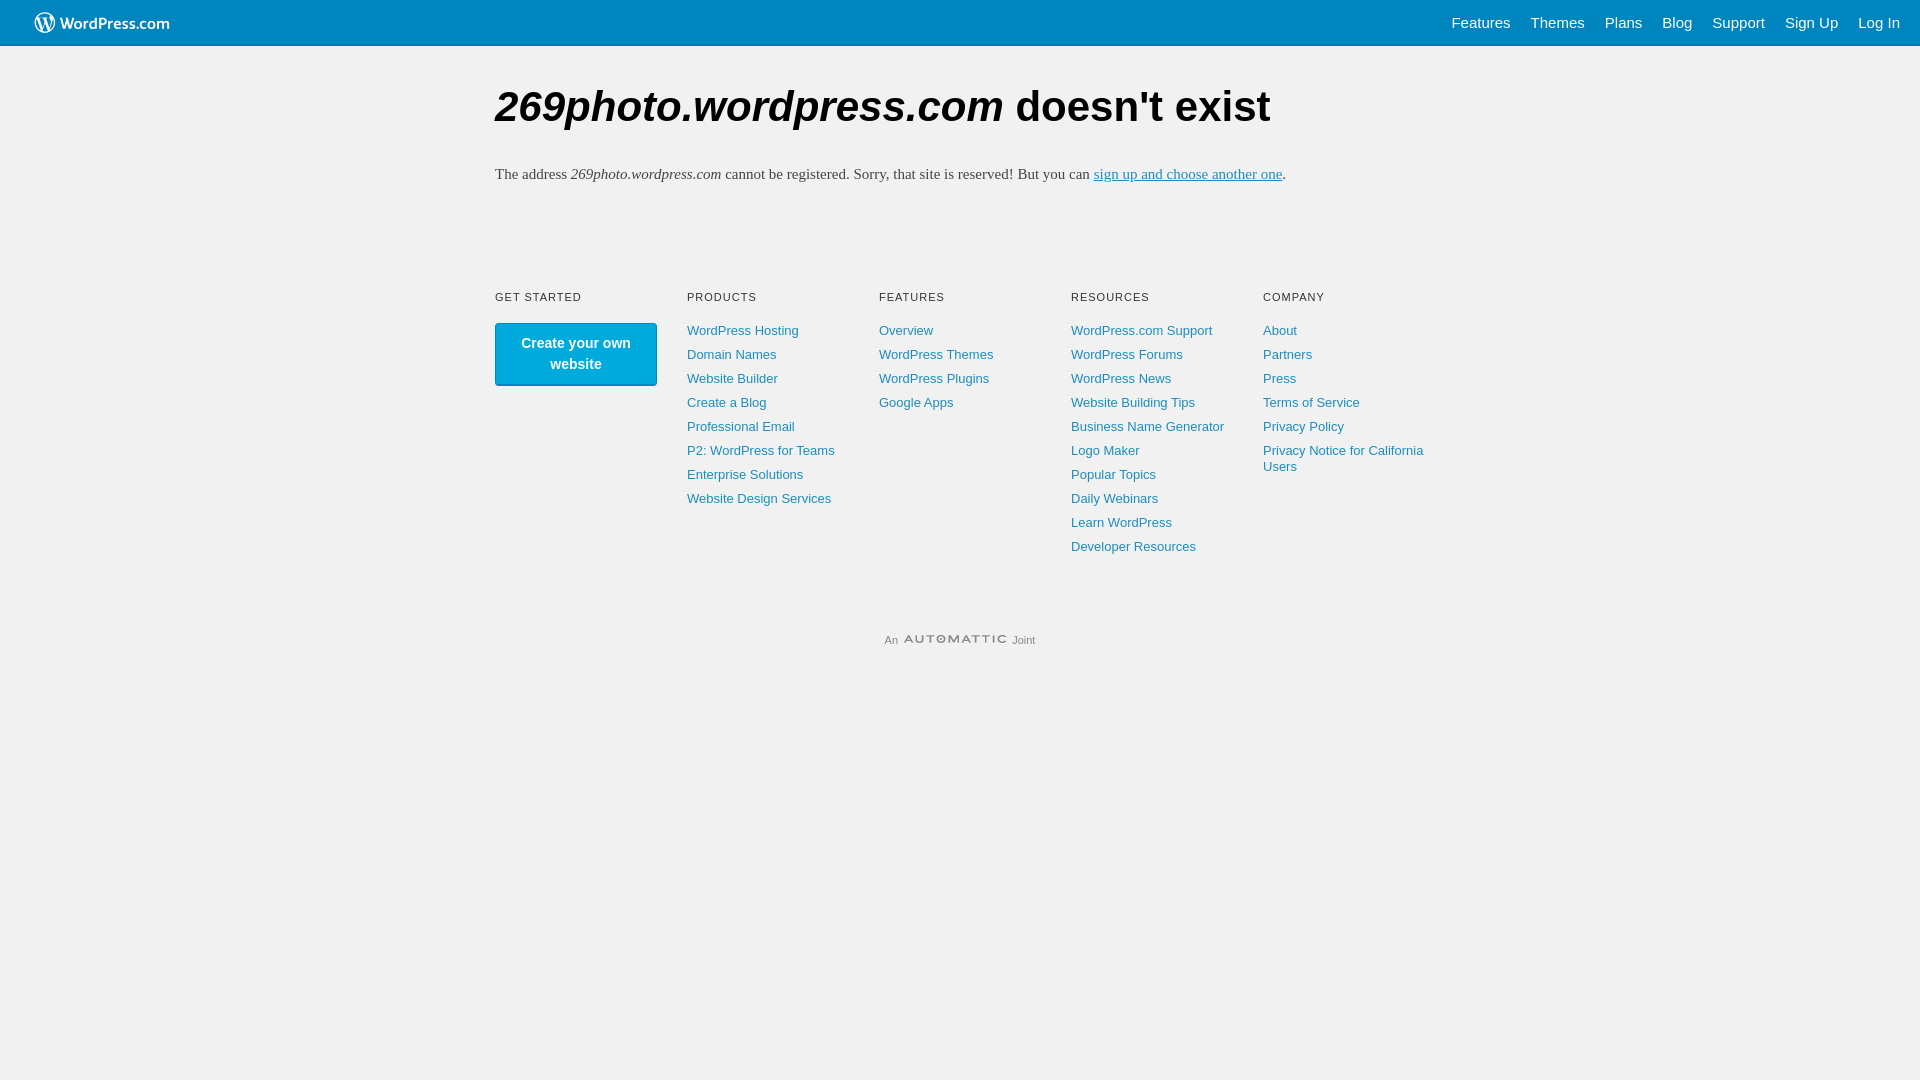 The image size is (1920, 1080). Describe the element at coordinates (1847, 23) in the screenshot. I see `'Log In'` at that location.